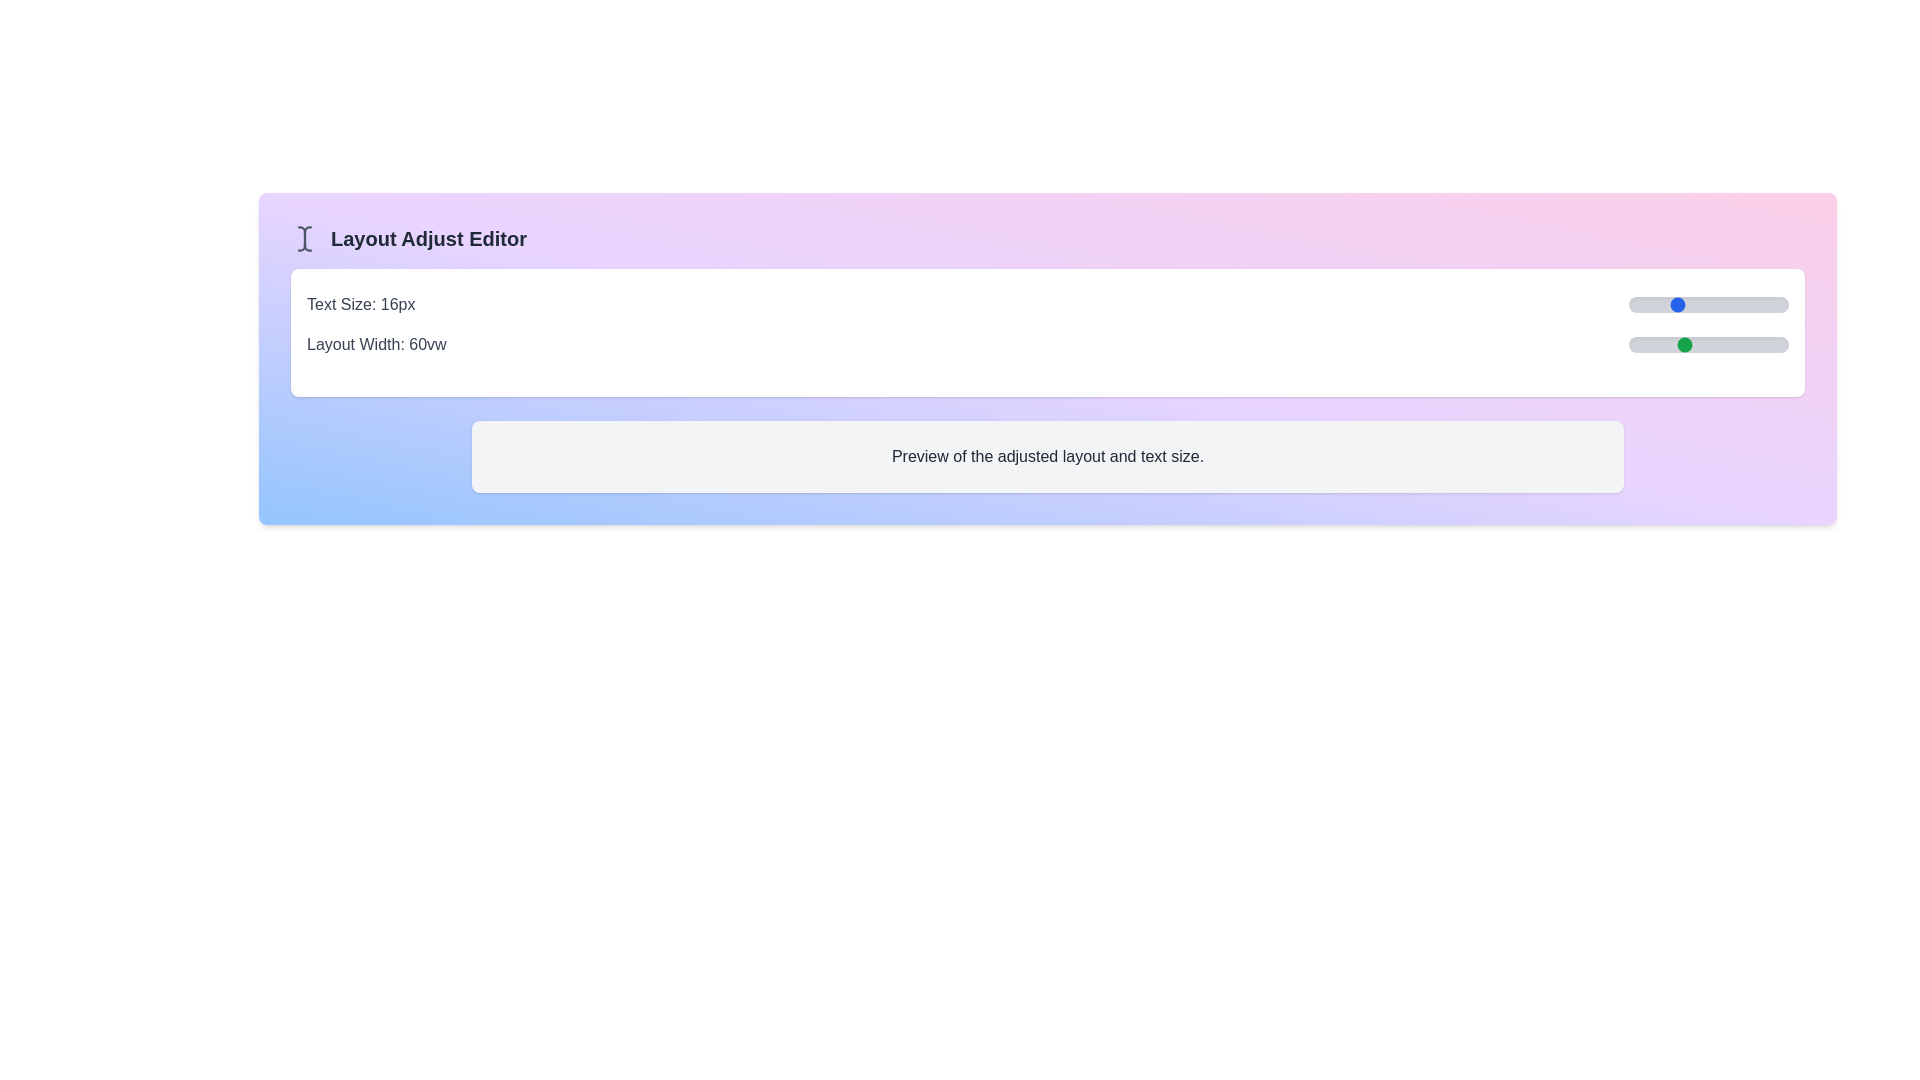 The width and height of the screenshot is (1920, 1080). I want to click on the text display area which is a light gray rectangular block with rounded corners containing the text 'Preview of the adjusted layout and text size.', so click(1046, 456).